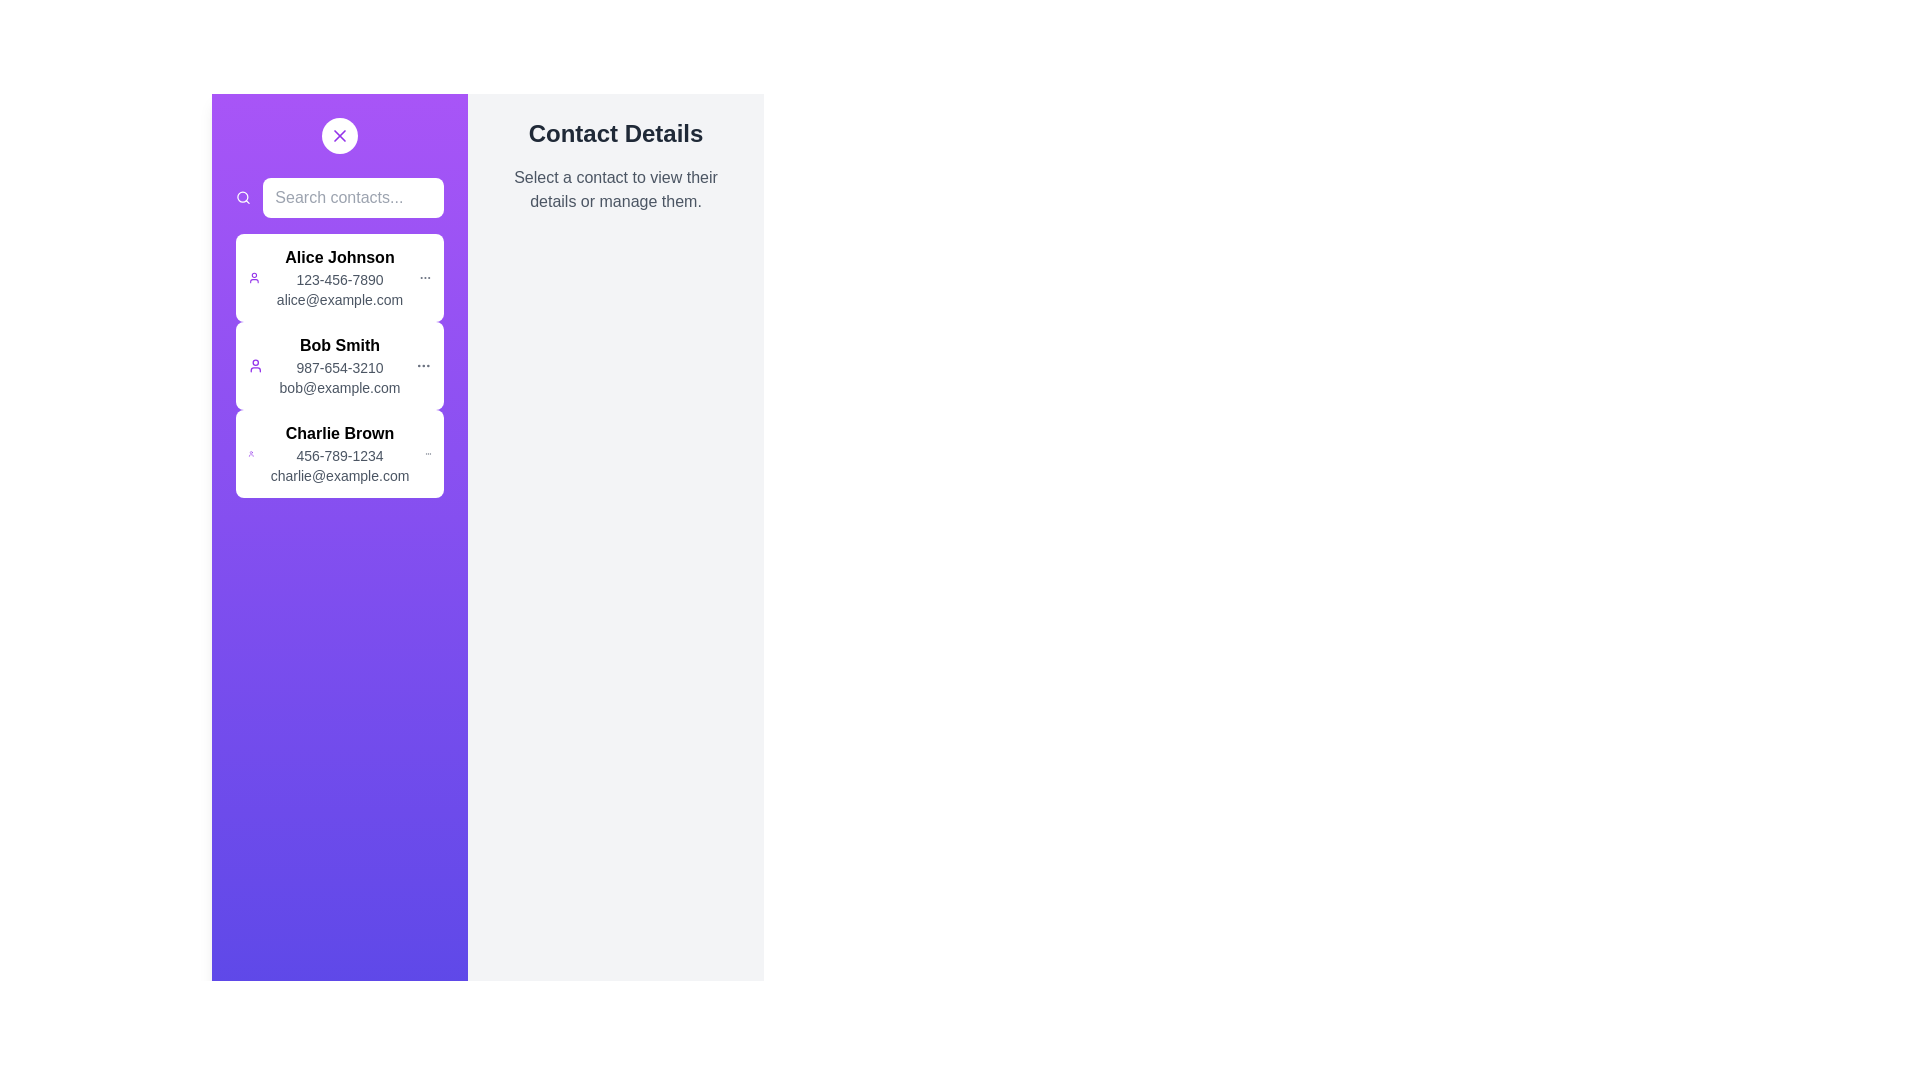  I want to click on the options menu (ellipsis icon) for the contact Charlie Brown, so click(426, 454).